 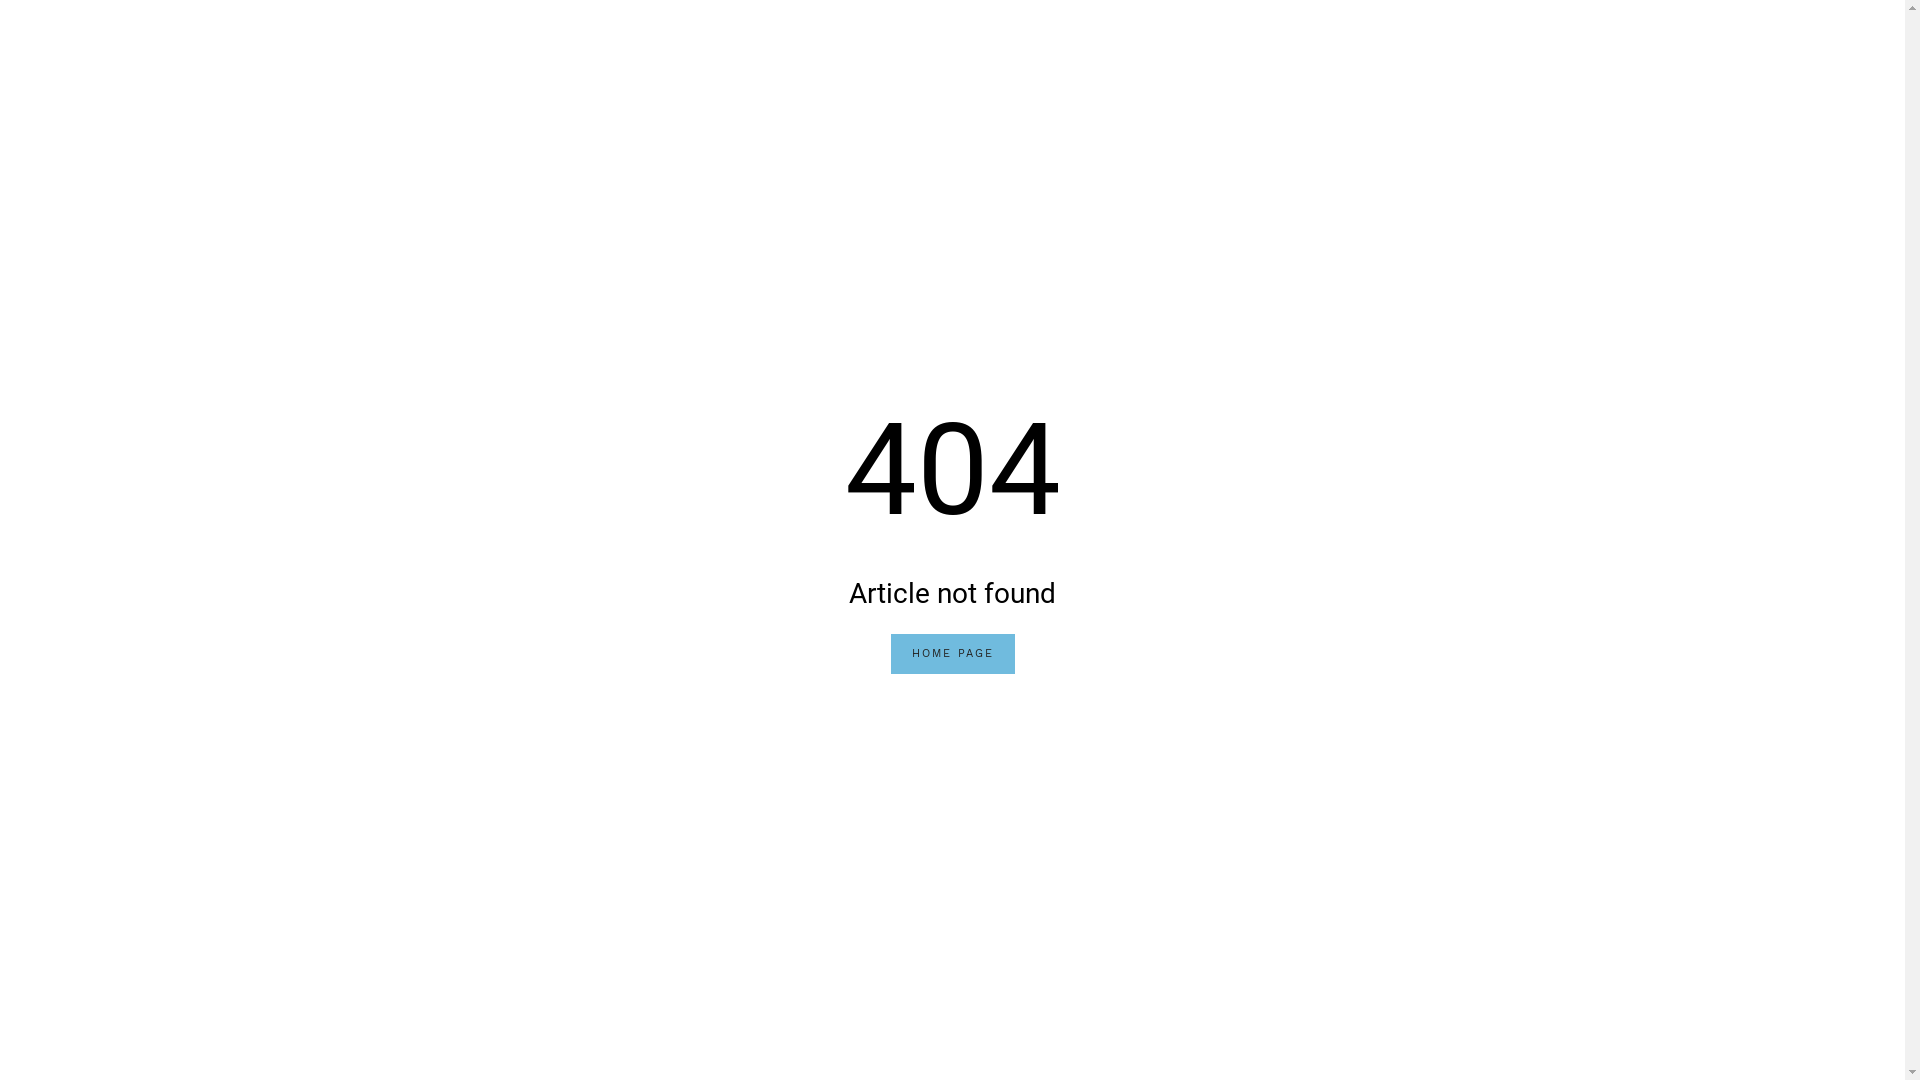 What do you see at coordinates (950, 654) in the screenshot?
I see `'HOME PAGE'` at bounding box center [950, 654].